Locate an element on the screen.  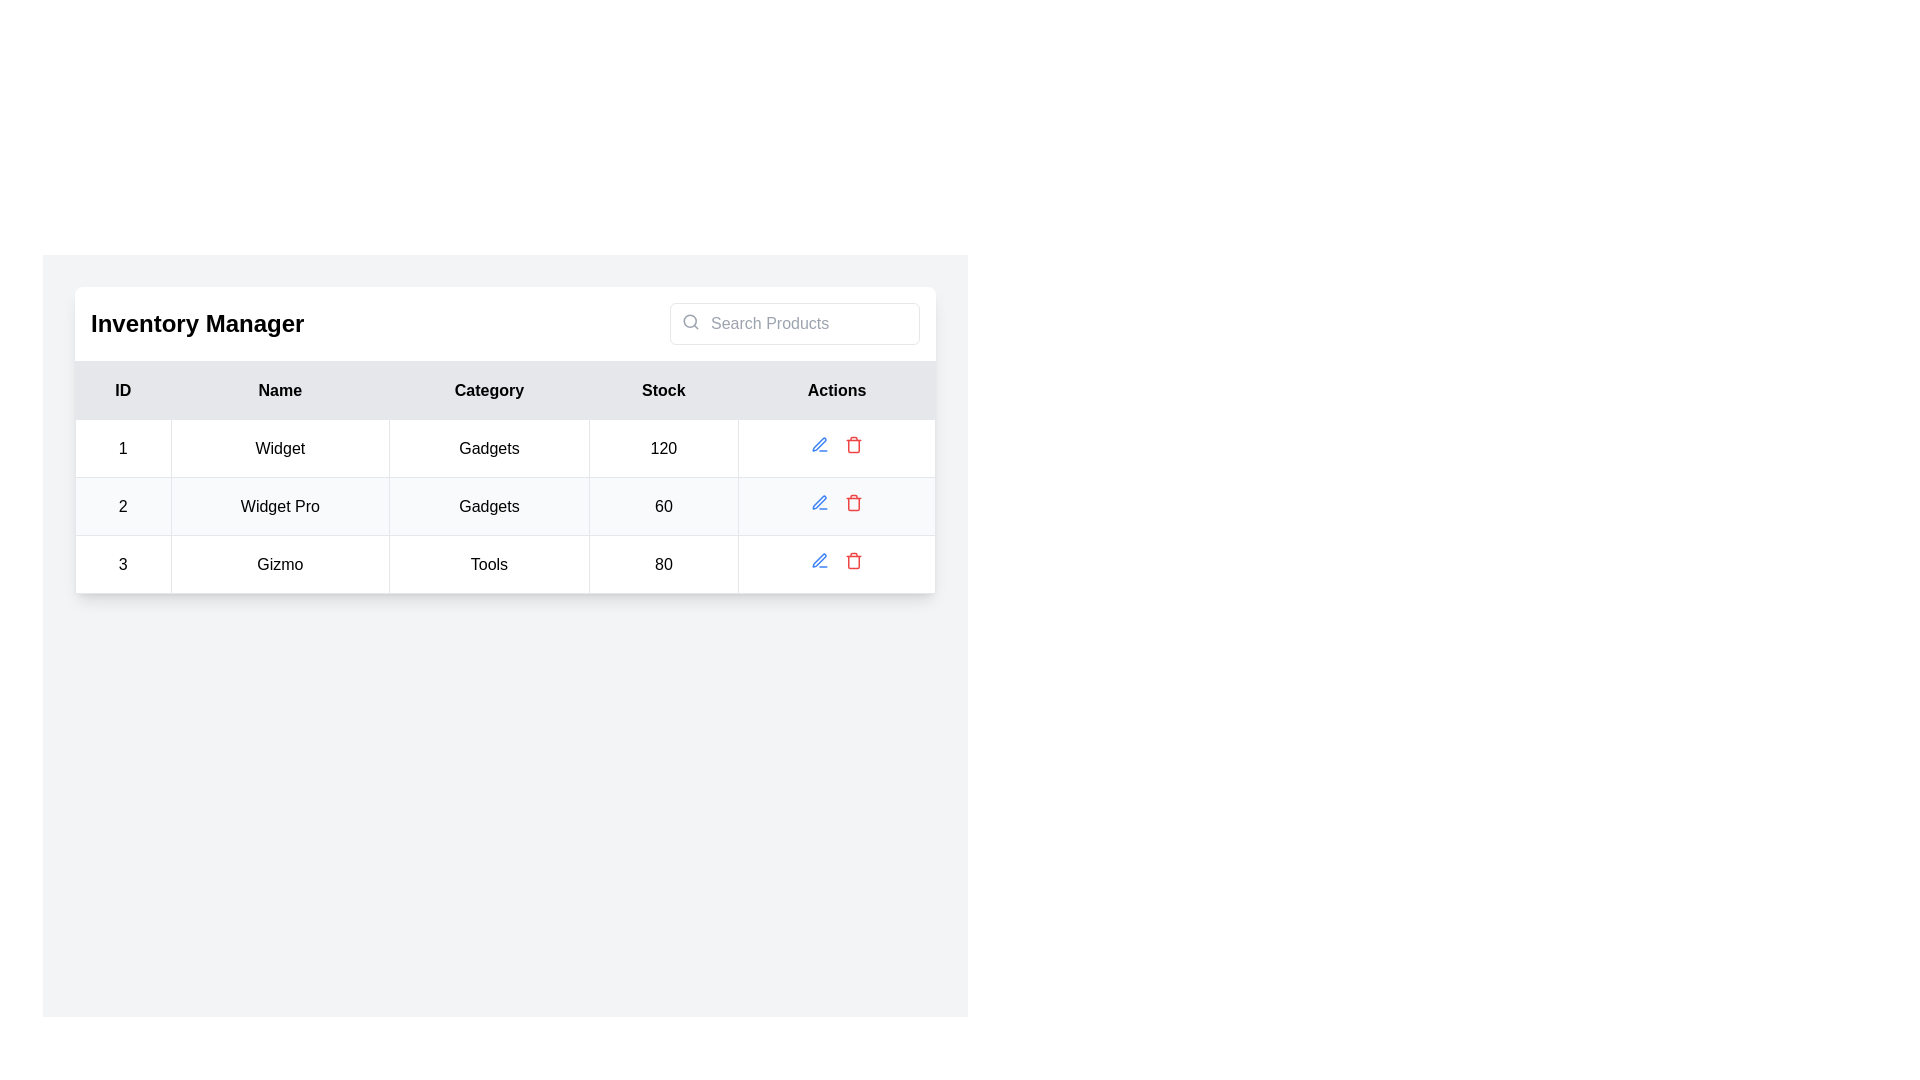
the text-based identifier representing the number '1', which is located in the first column of the first row under the 'ID' heading in a tabular layout is located at coordinates (122, 447).